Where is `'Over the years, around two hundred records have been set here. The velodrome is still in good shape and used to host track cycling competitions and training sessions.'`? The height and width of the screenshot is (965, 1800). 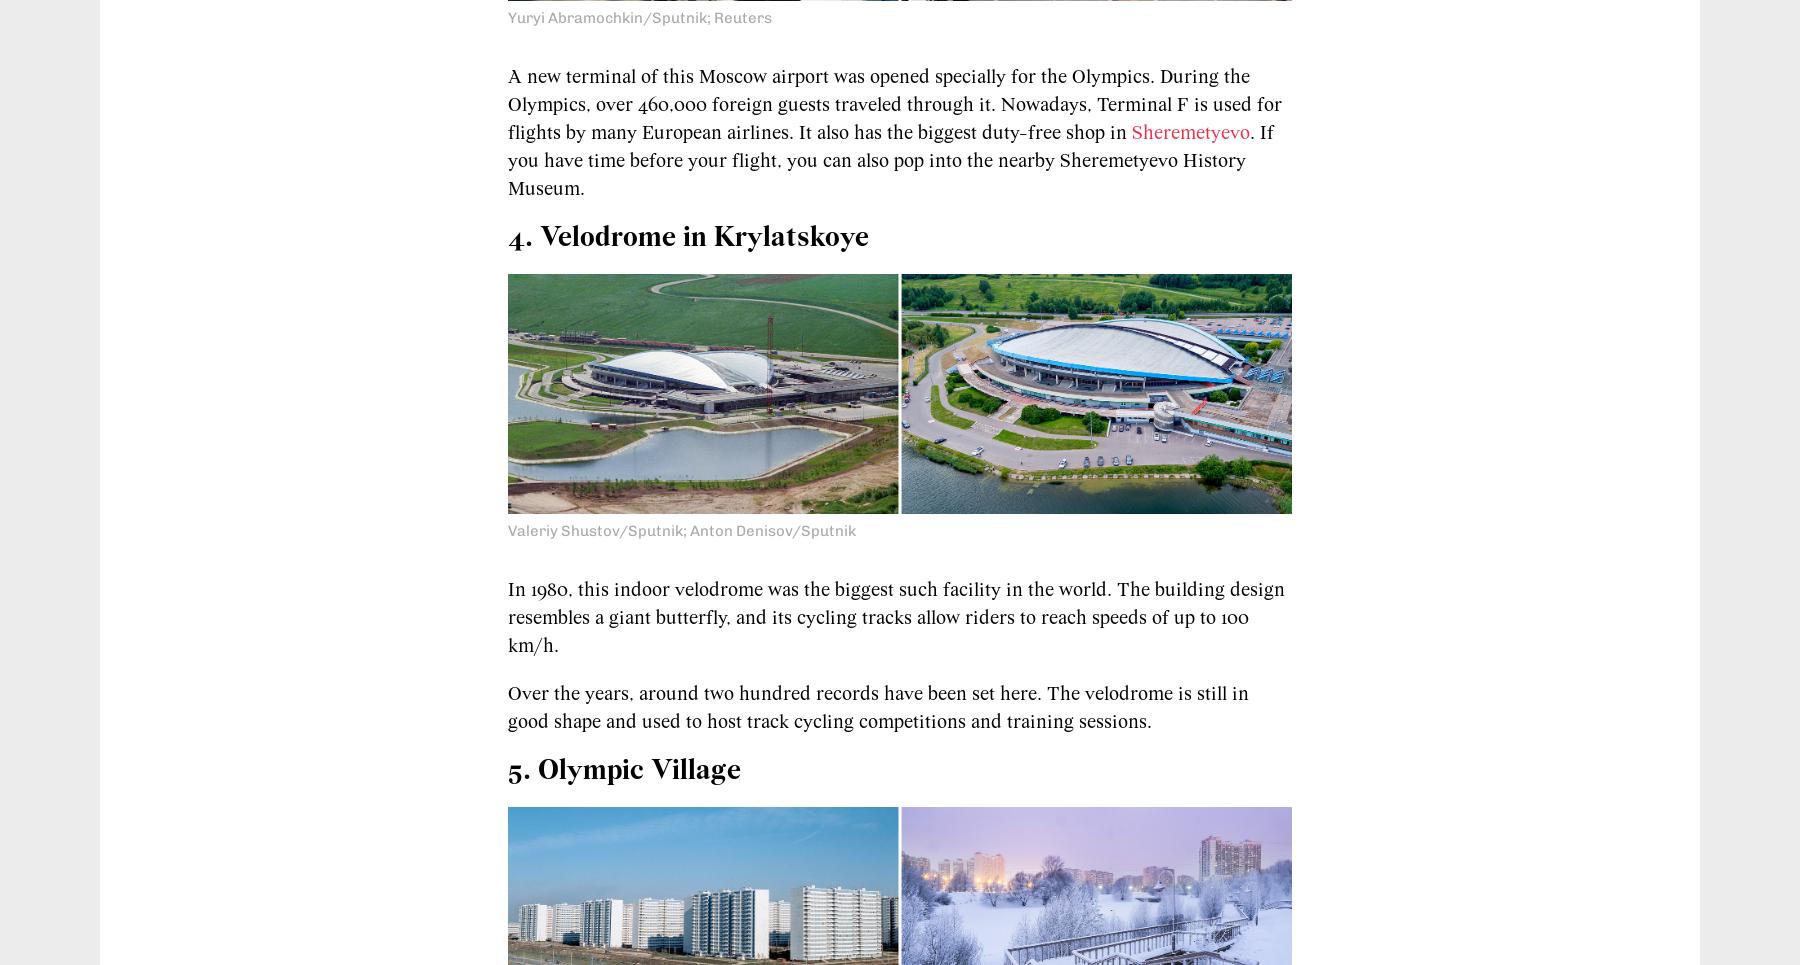 'Over the years, around two hundred records have been set here. The velodrome is still in good shape and used to host track cycling competitions and training sessions.' is located at coordinates (878, 708).